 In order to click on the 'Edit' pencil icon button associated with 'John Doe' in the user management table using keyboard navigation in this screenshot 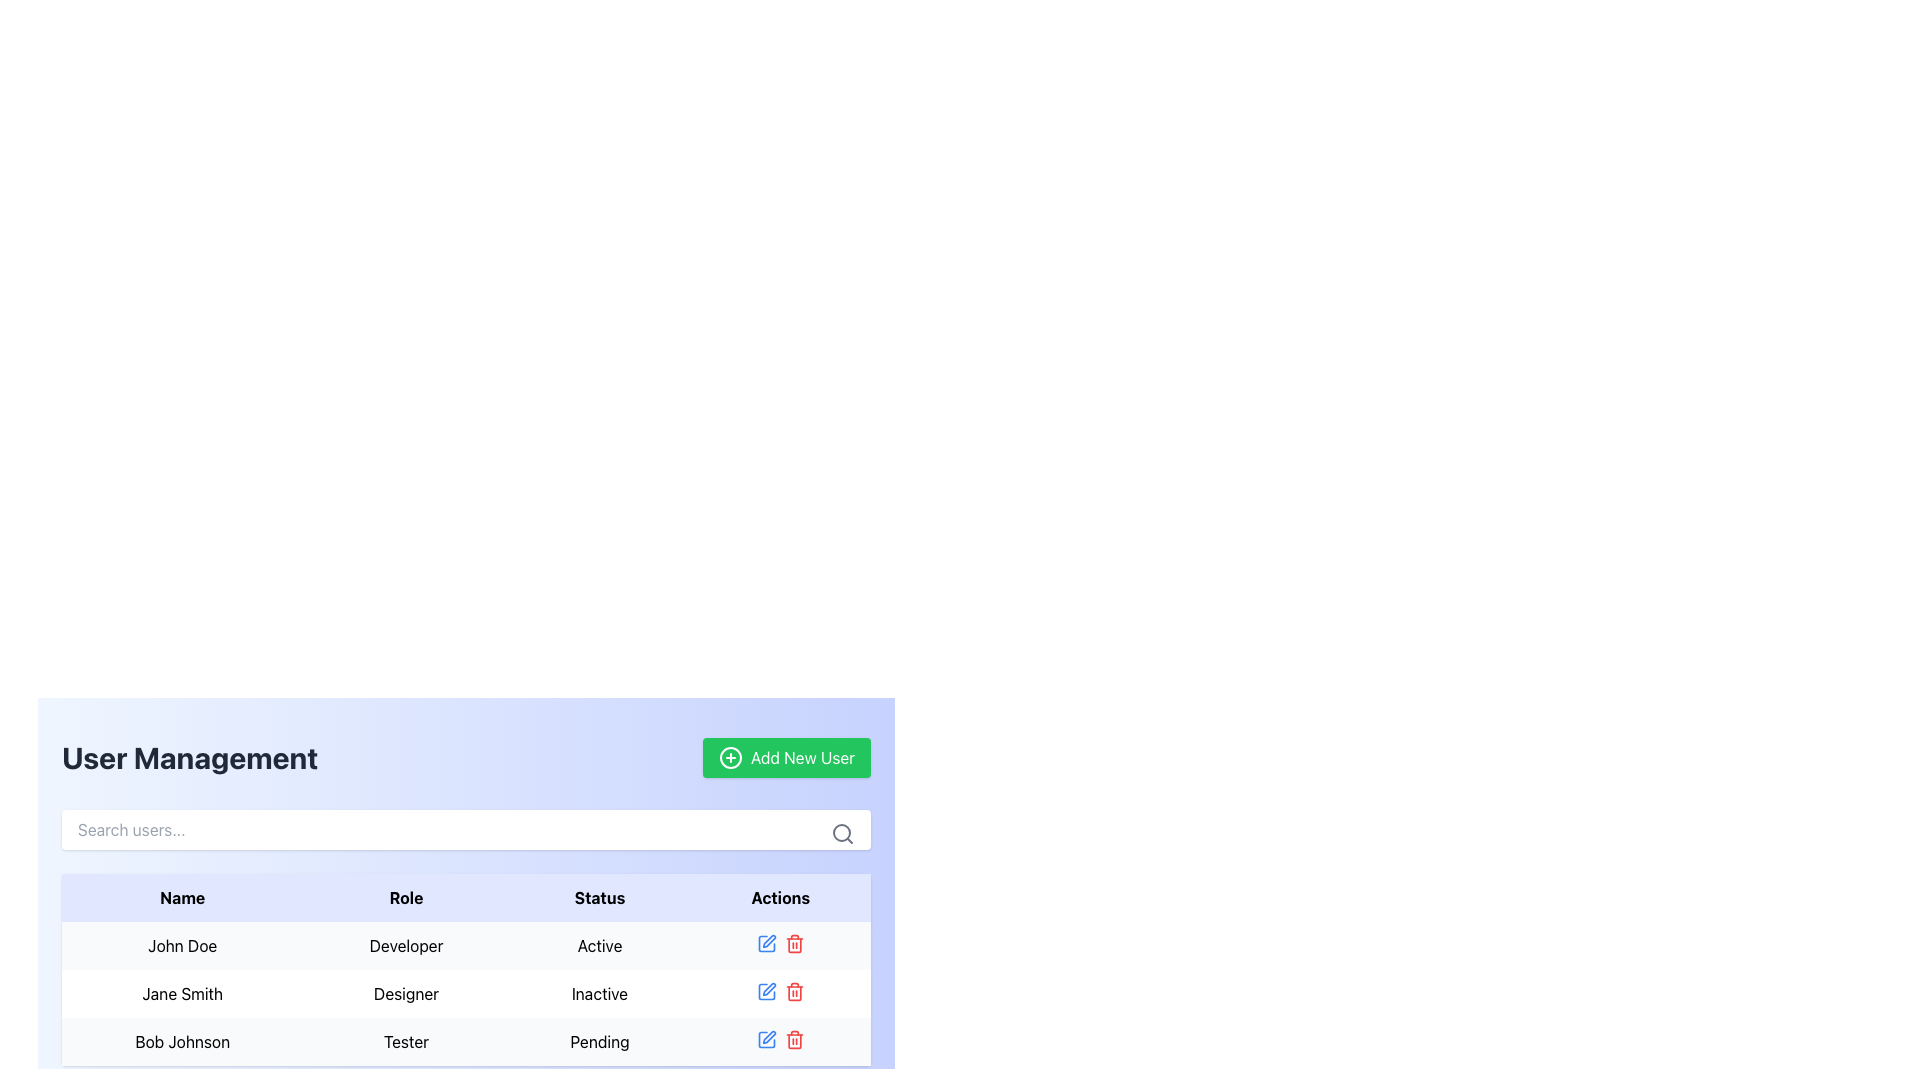, I will do `click(768, 941)`.